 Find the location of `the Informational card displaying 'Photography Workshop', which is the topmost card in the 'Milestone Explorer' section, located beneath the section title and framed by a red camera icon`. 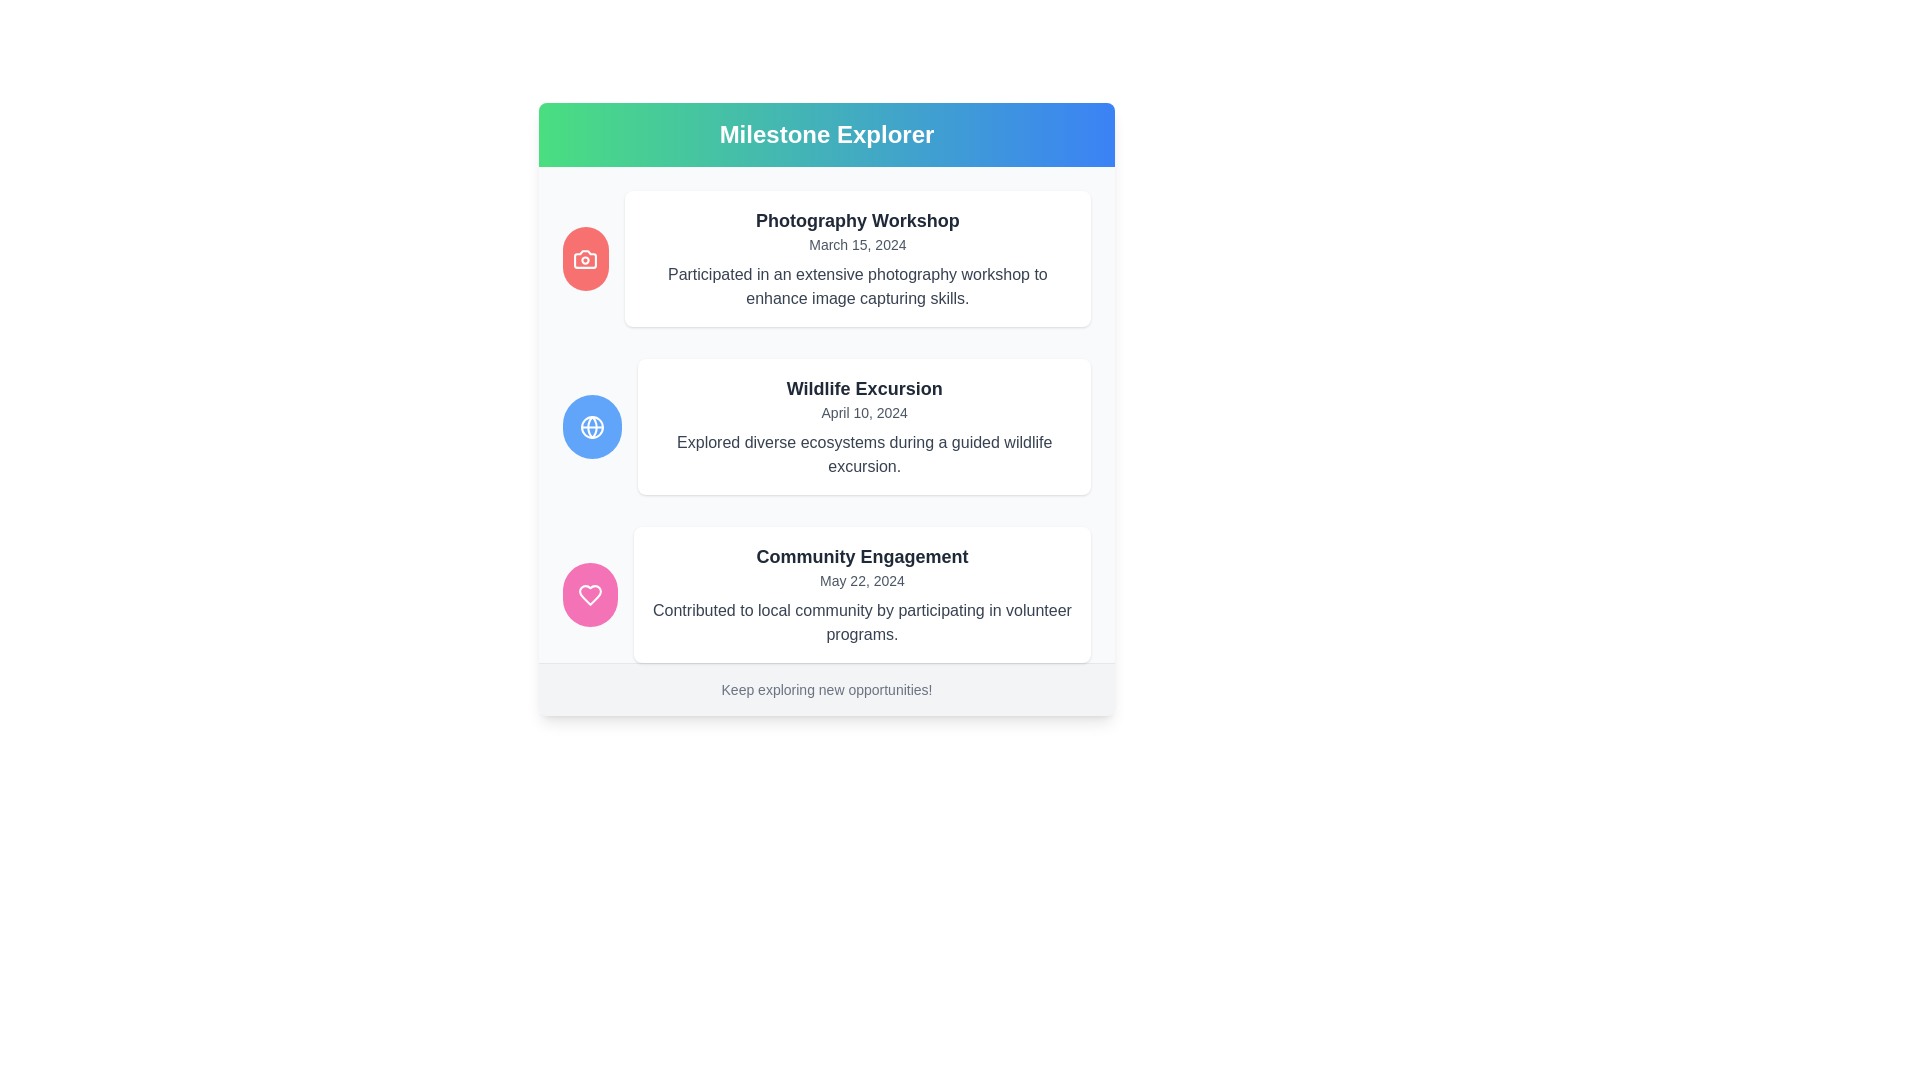

the Informational card displaying 'Photography Workshop', which is the topmost card in the 'Milestone Explorer' section, located beneath the section title and framed by a red camera icon is located at coordinates (857, 257).